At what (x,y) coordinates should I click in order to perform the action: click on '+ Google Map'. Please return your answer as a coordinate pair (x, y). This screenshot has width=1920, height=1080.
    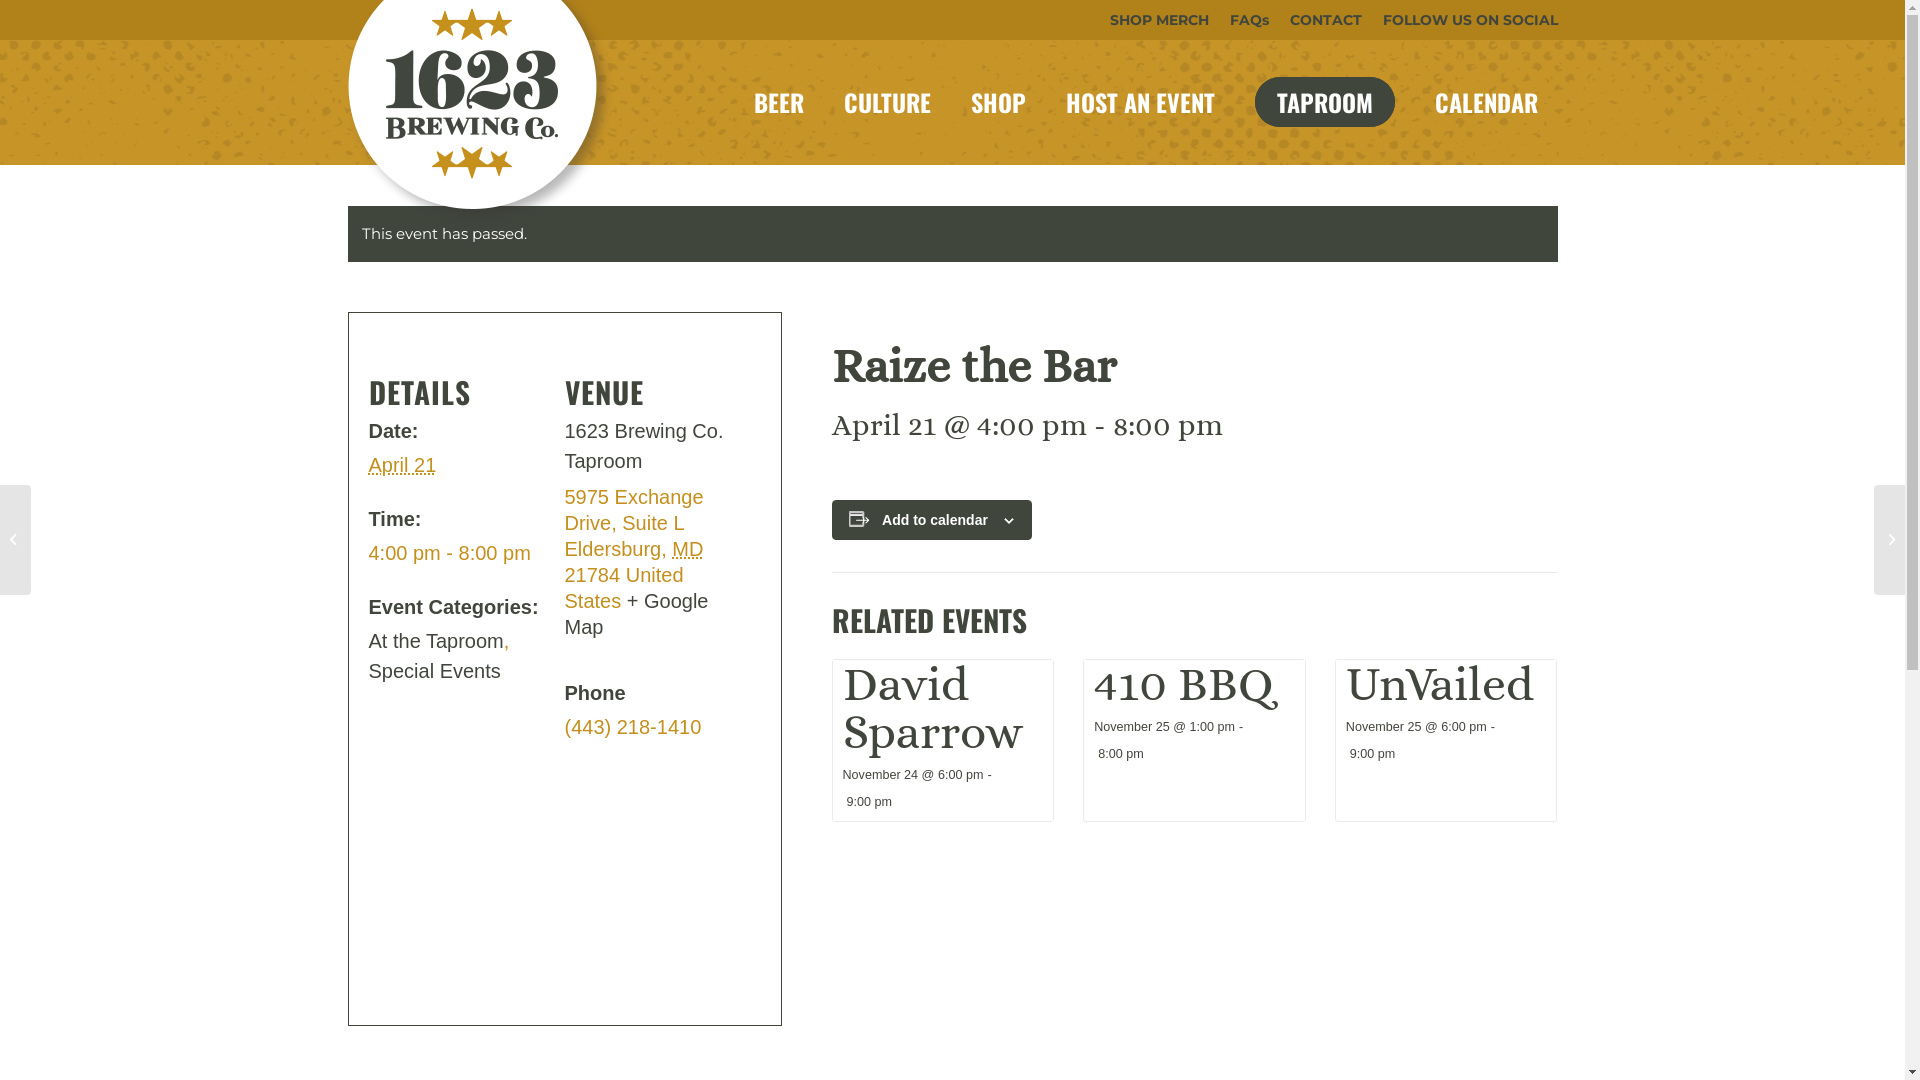
    Looking at the image, I should click on (635, 612).